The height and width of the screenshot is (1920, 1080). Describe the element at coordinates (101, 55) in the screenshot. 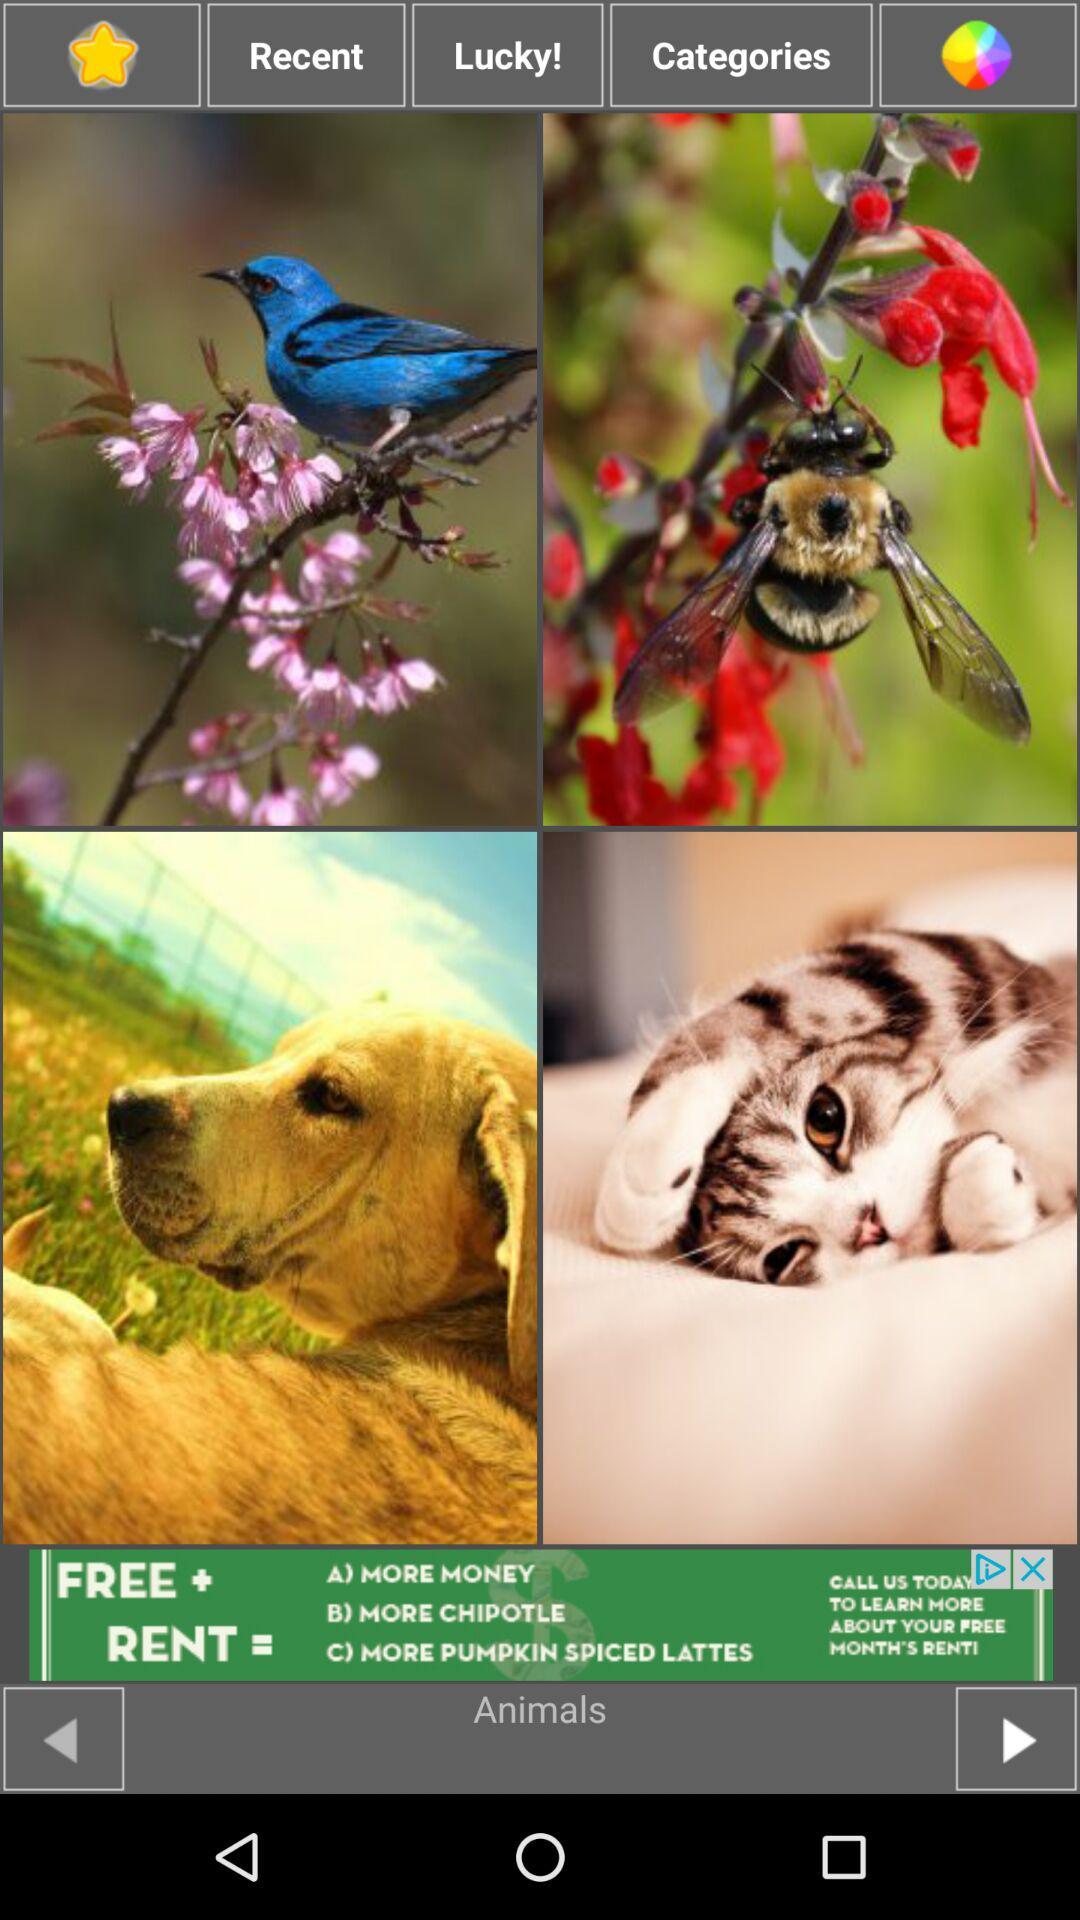

I see `the switch autoplay option` at that location.